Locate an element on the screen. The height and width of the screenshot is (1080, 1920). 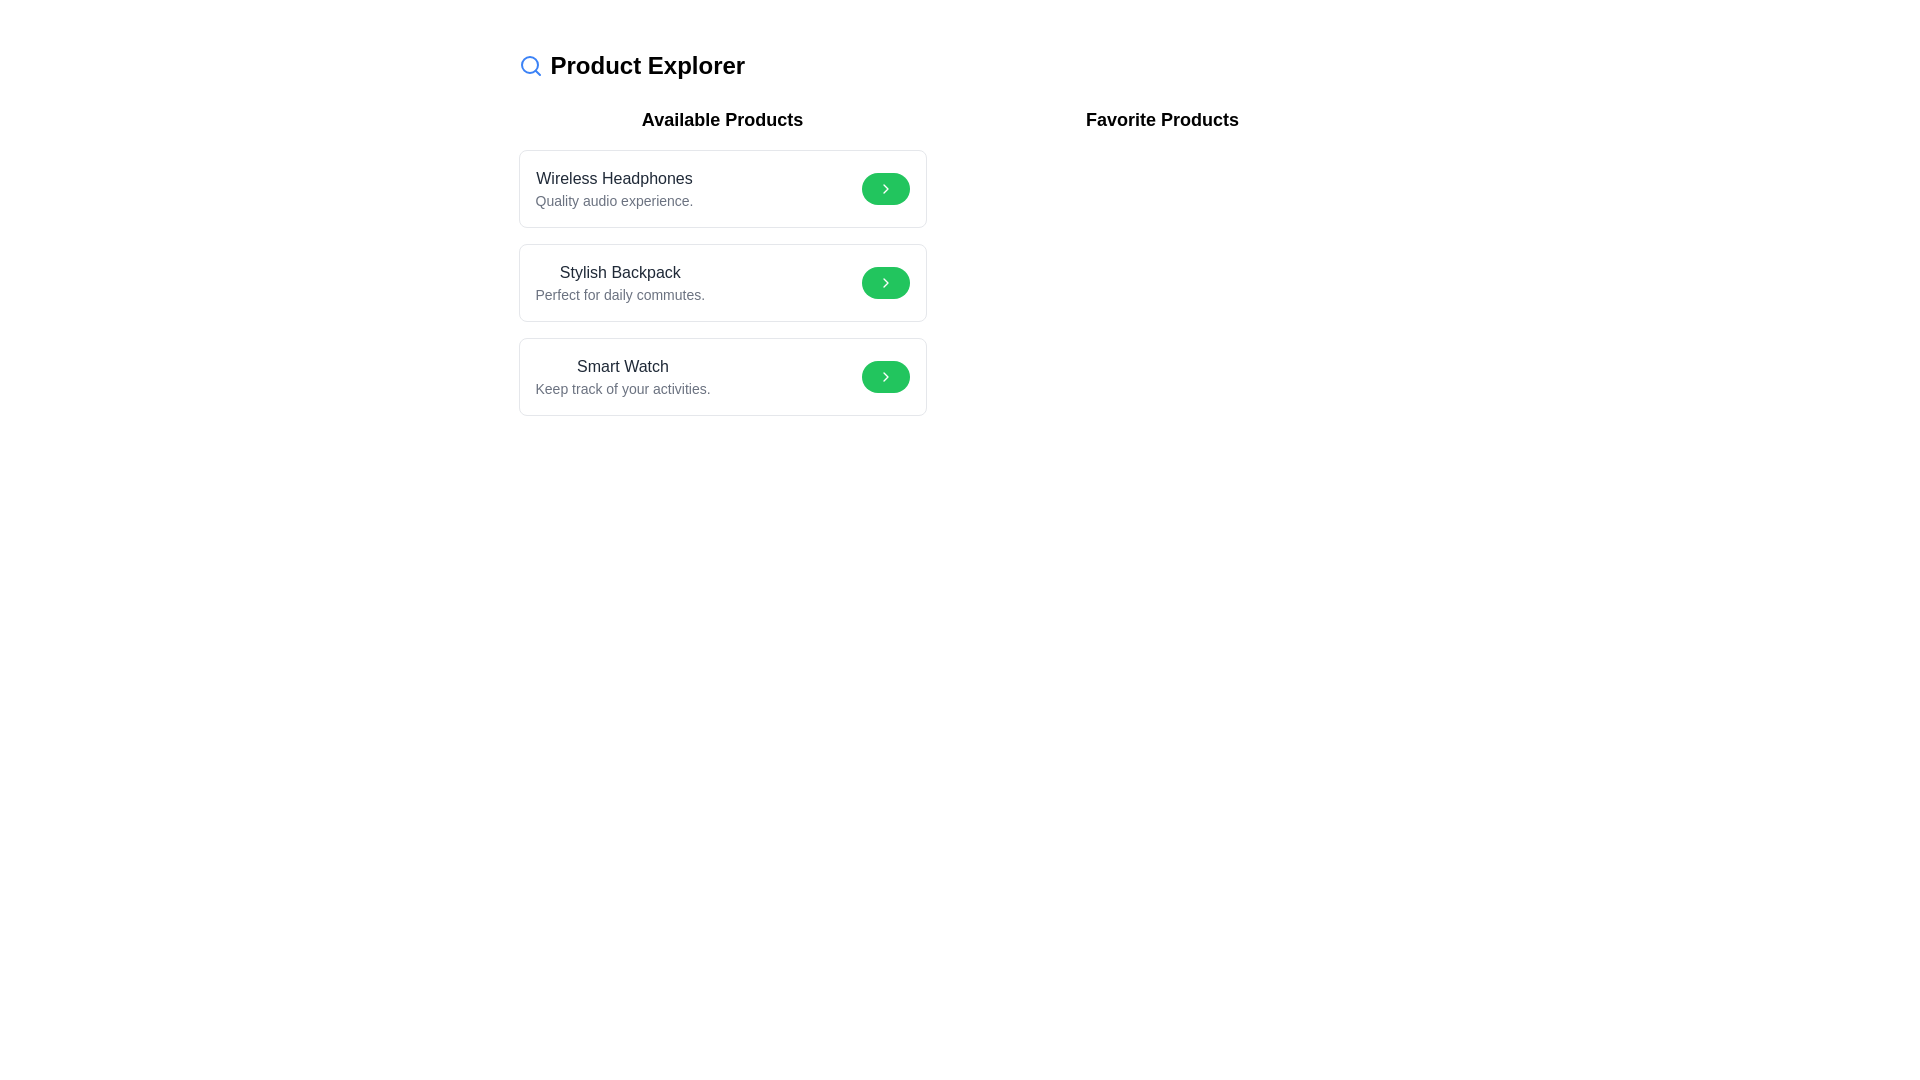
the chevron-shaped icon on the green button to the right of 'Wireless Headphones' for tooltip or effect is located at coordinates (884, 189).